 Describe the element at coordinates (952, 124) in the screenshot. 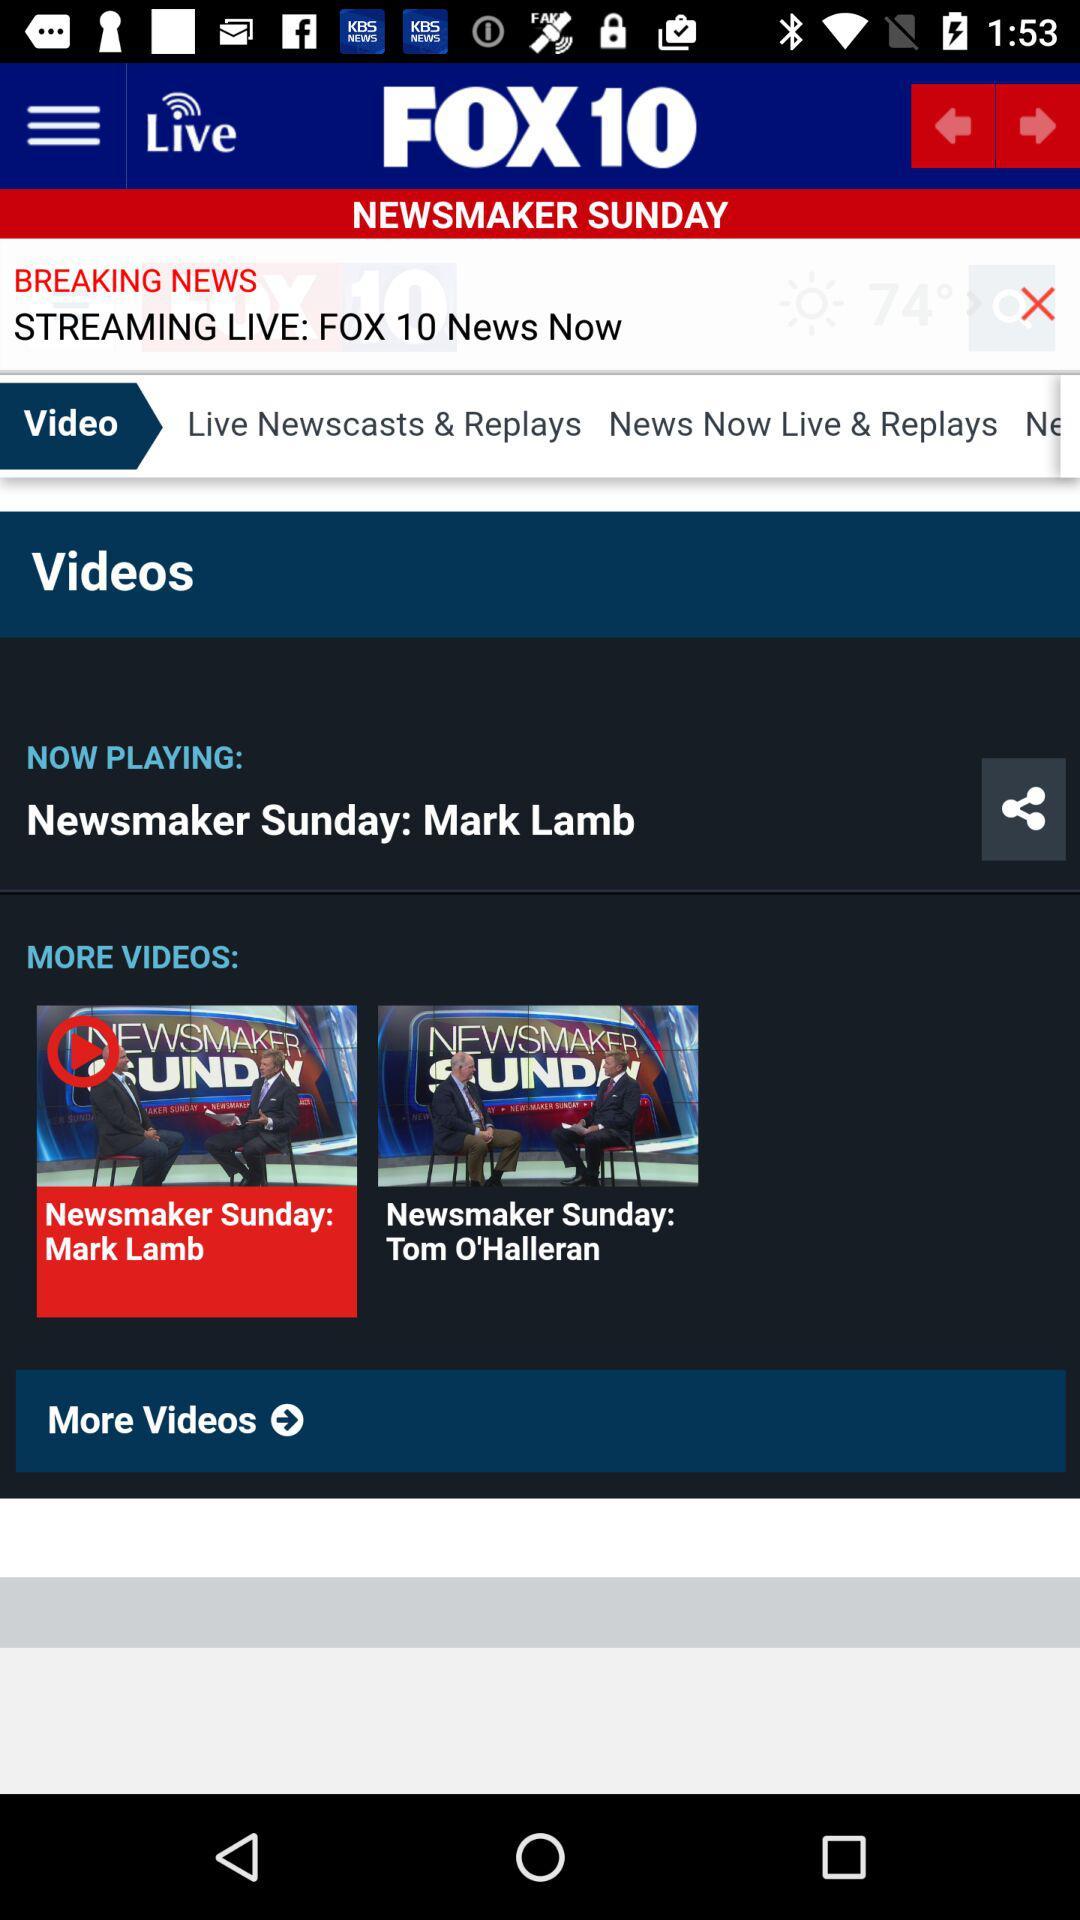

I see `the arrow_backward icon` at that location.